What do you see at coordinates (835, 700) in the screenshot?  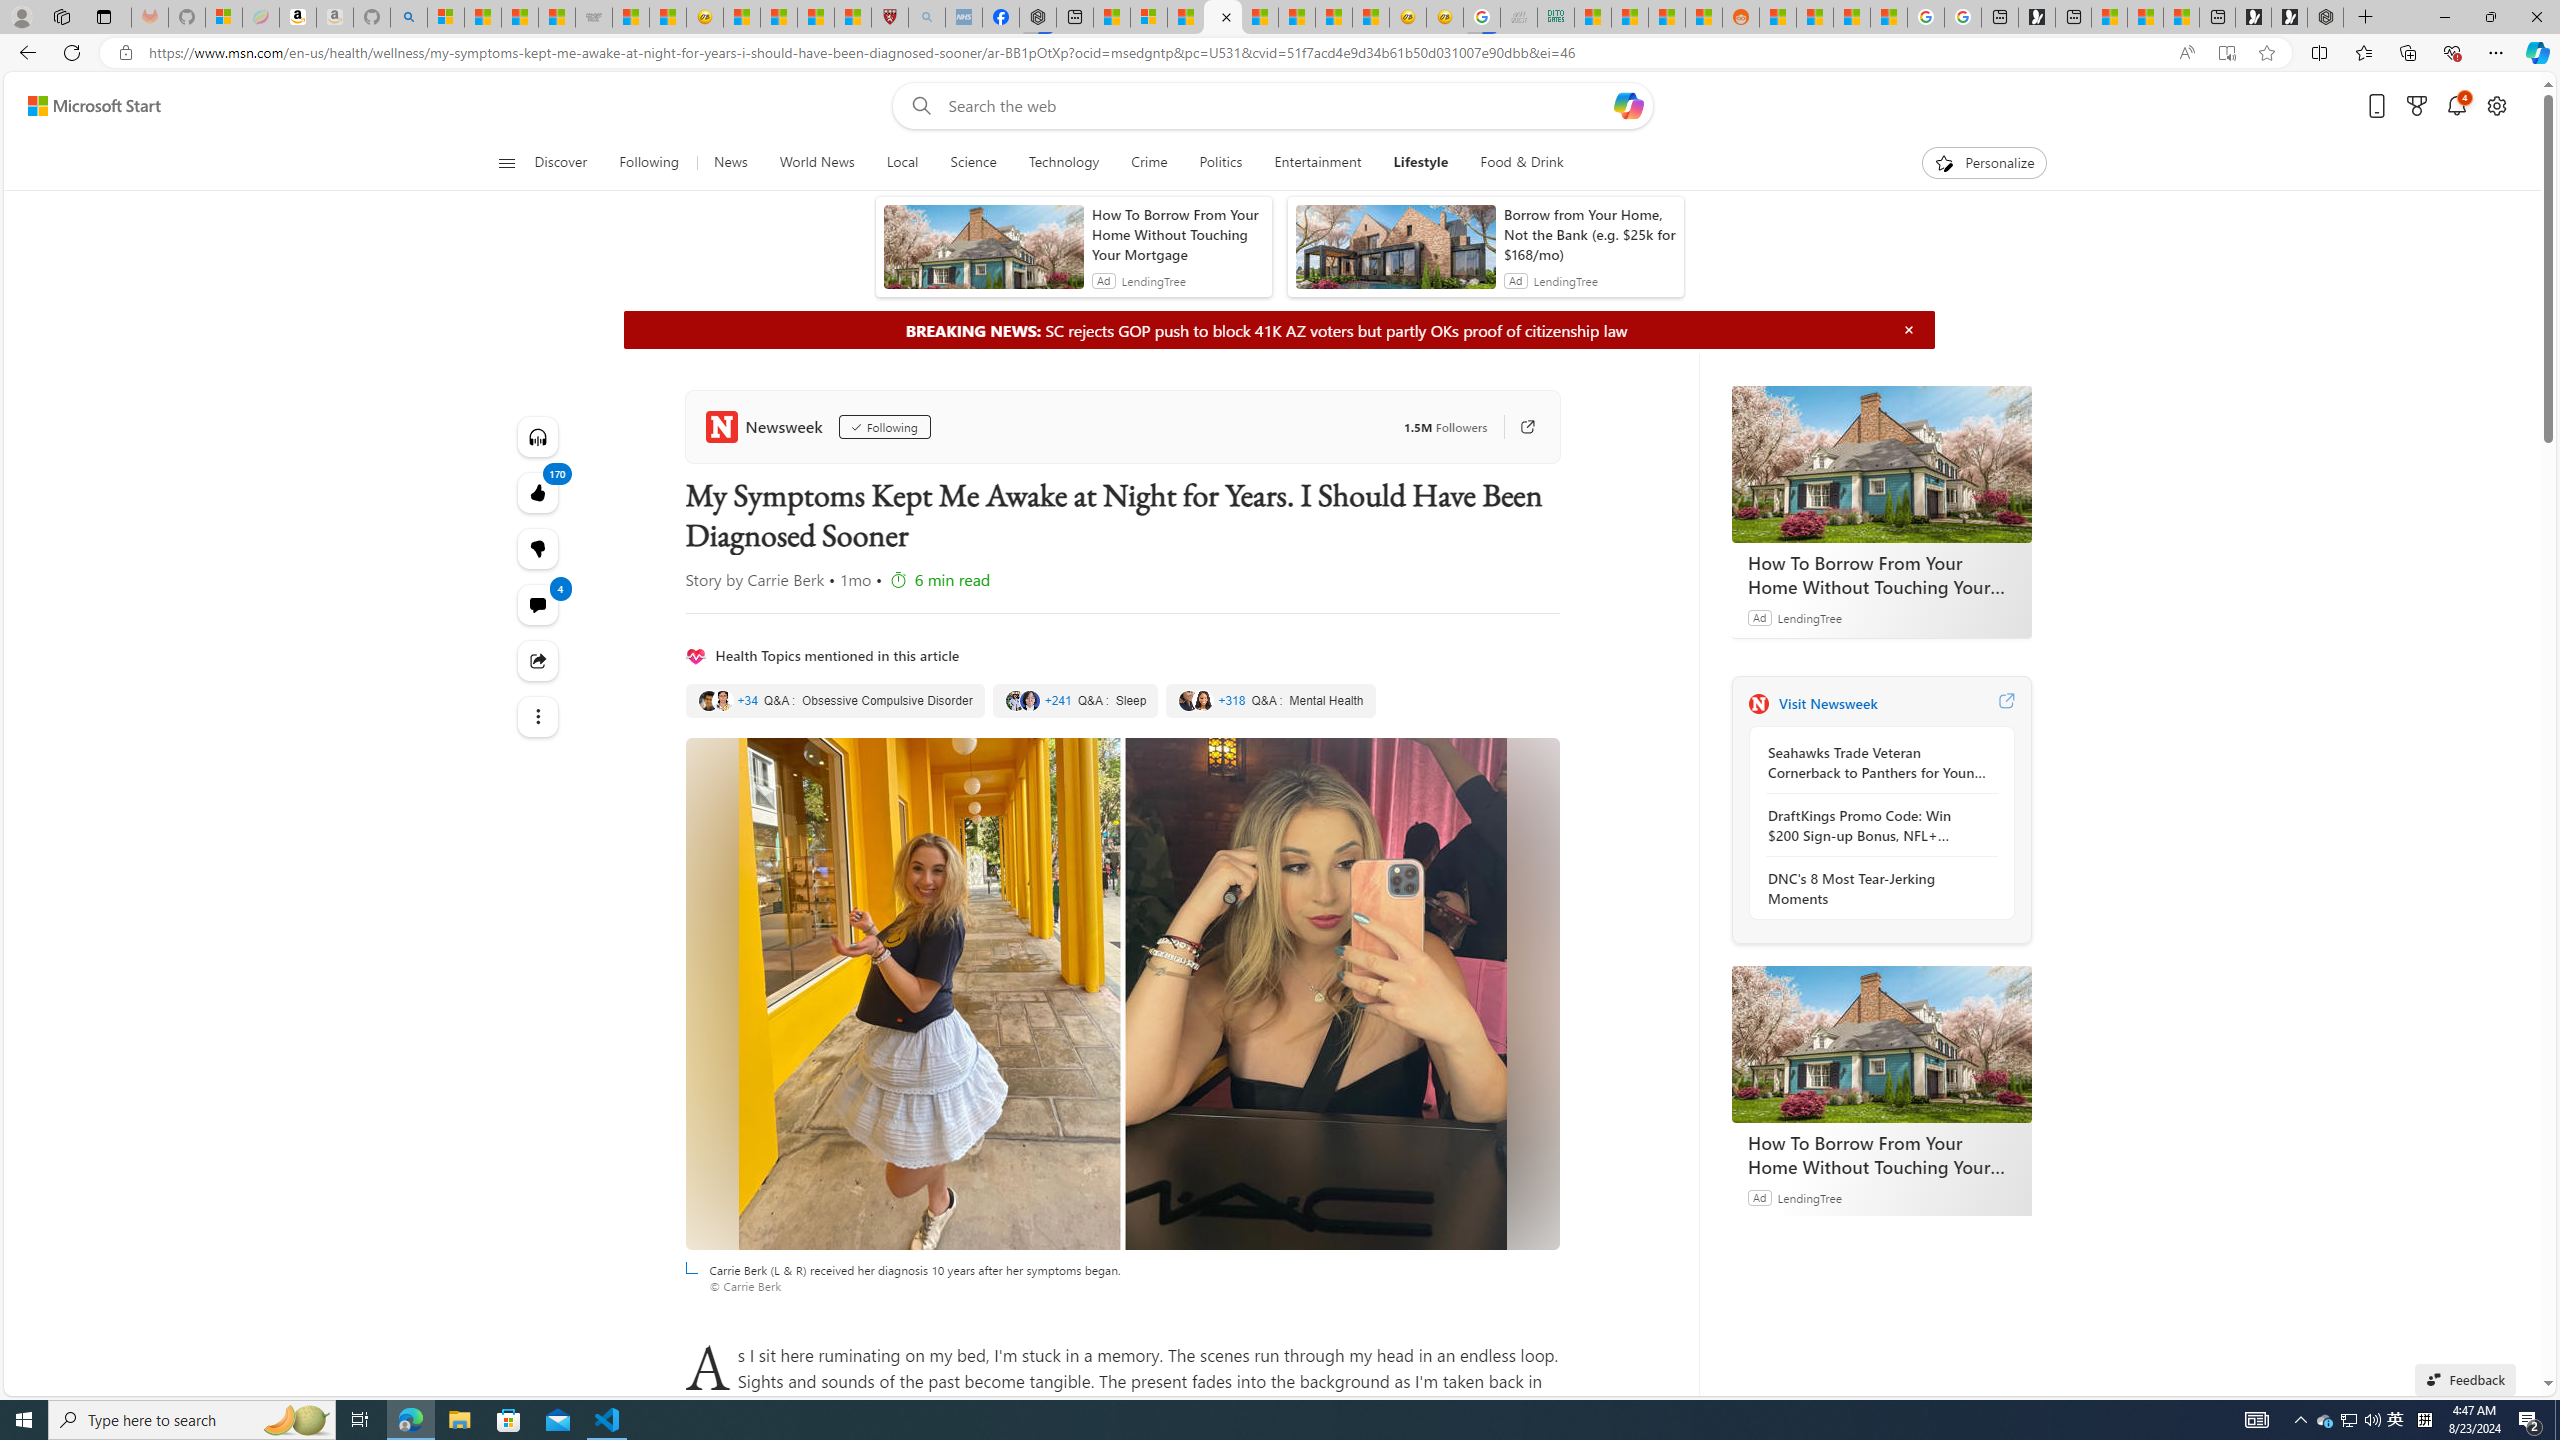 I see `'Obsessive Compulsive Disorder'` at bounding box center [835, 700].